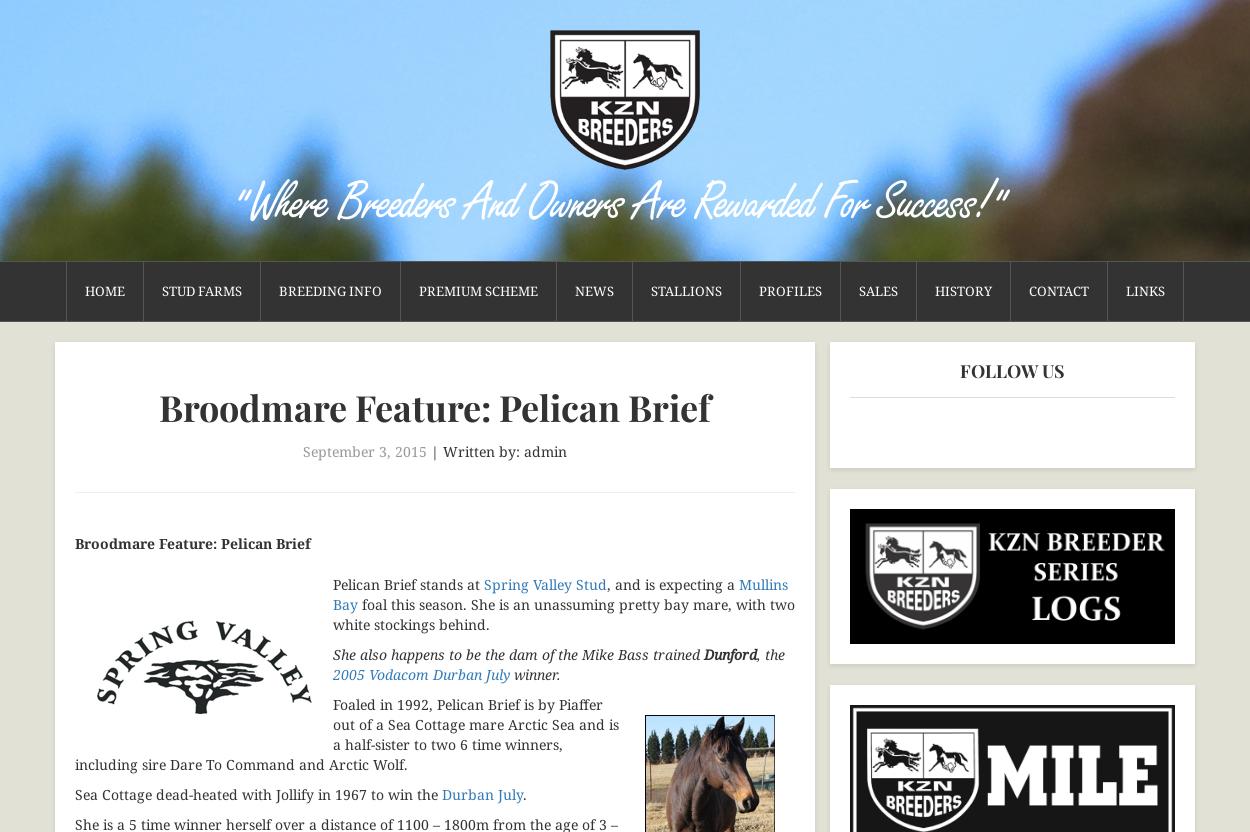 The width and height of the screenshot is (1250, 832). What do you see at coordinates (201, 290) in the screenshot?
I see `'Stud Farms'` at bounding box center [201, 290].